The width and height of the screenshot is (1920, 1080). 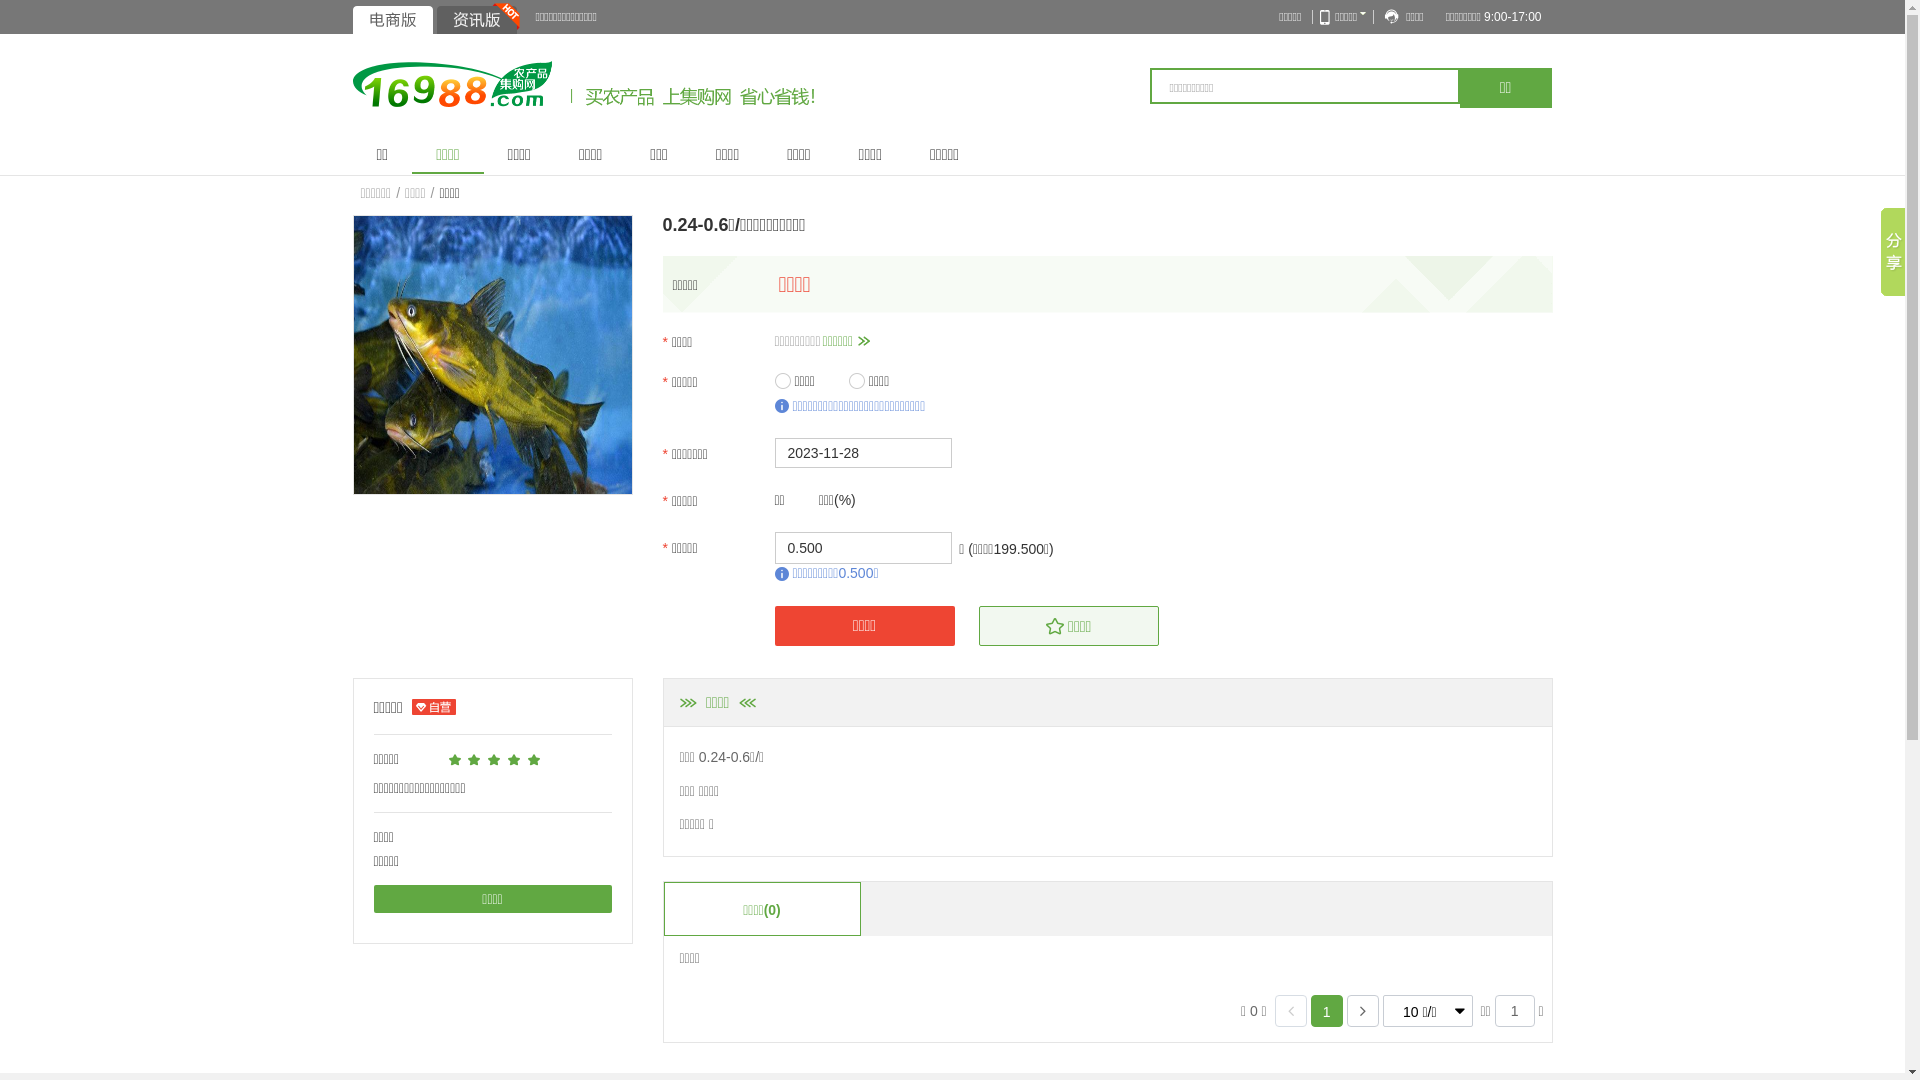 I want to click on '1', so click(x=1323, y=1011).